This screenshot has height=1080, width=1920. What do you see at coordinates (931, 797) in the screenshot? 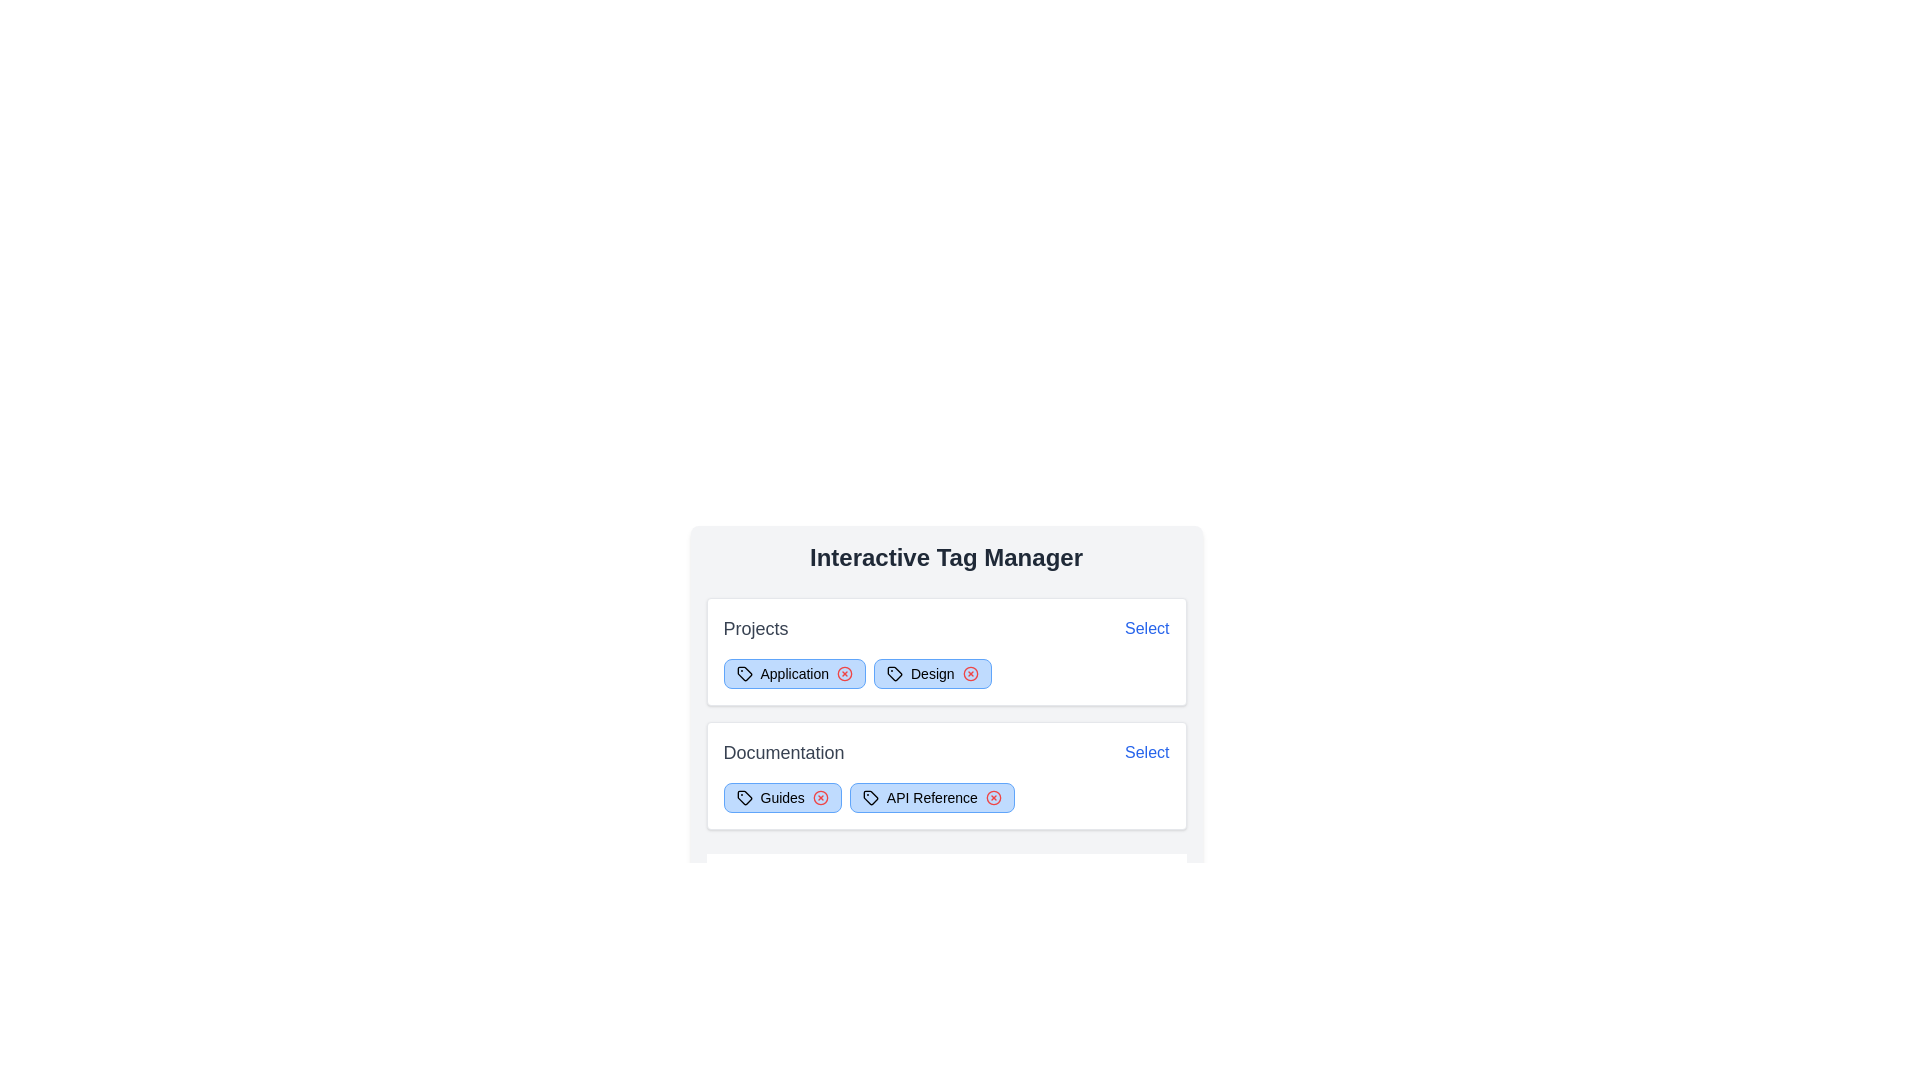
I see `the 'API Reference' button, which is a rounded rectangular button with a light blue background, blue border, and contains an icon resembling a tag and a red 'X' icon on the right, located in the 'Documentation' section of the 'Interactive Tag Manager' interface` at bounding box center [931, 797].